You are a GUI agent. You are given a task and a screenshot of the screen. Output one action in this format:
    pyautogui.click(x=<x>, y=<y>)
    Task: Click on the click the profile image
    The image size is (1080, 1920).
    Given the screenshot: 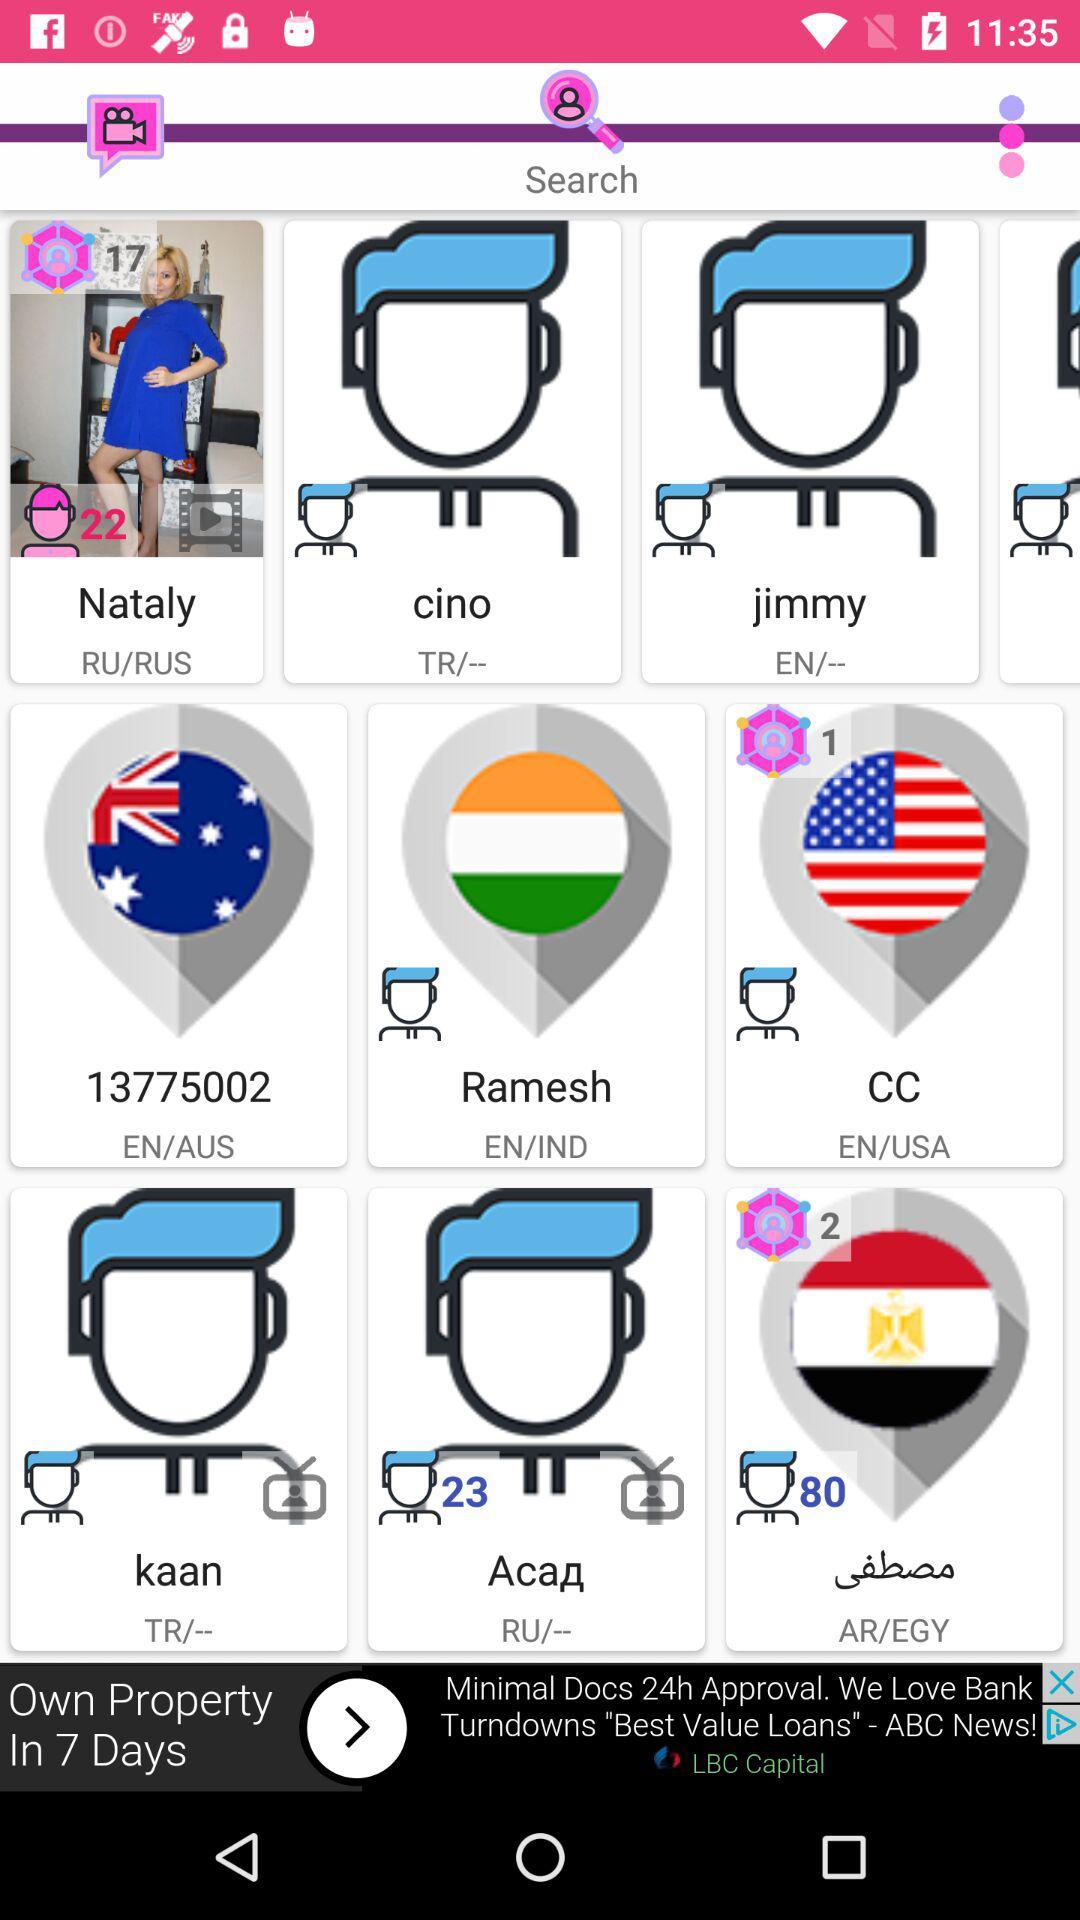 What is the action you would take?
    pyautogui.click(x=1038, y=388)
    